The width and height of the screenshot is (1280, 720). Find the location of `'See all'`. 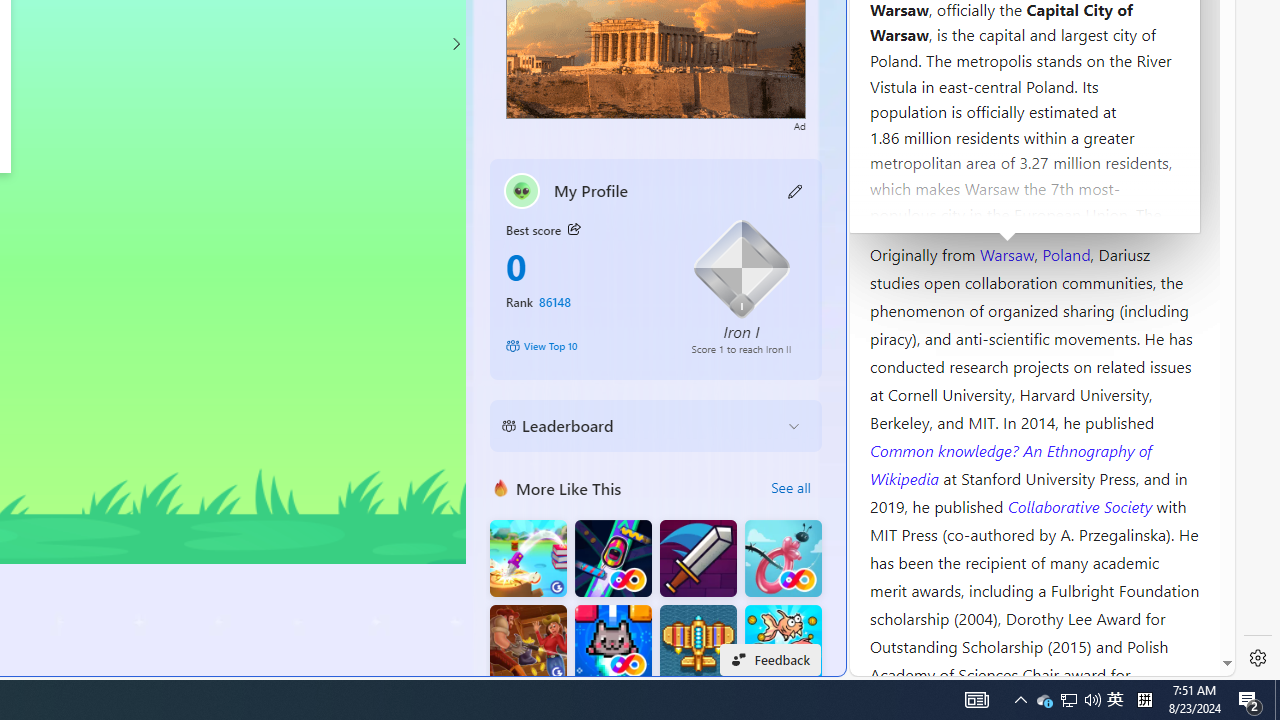

'See all' is located at coordinates (790, 488).